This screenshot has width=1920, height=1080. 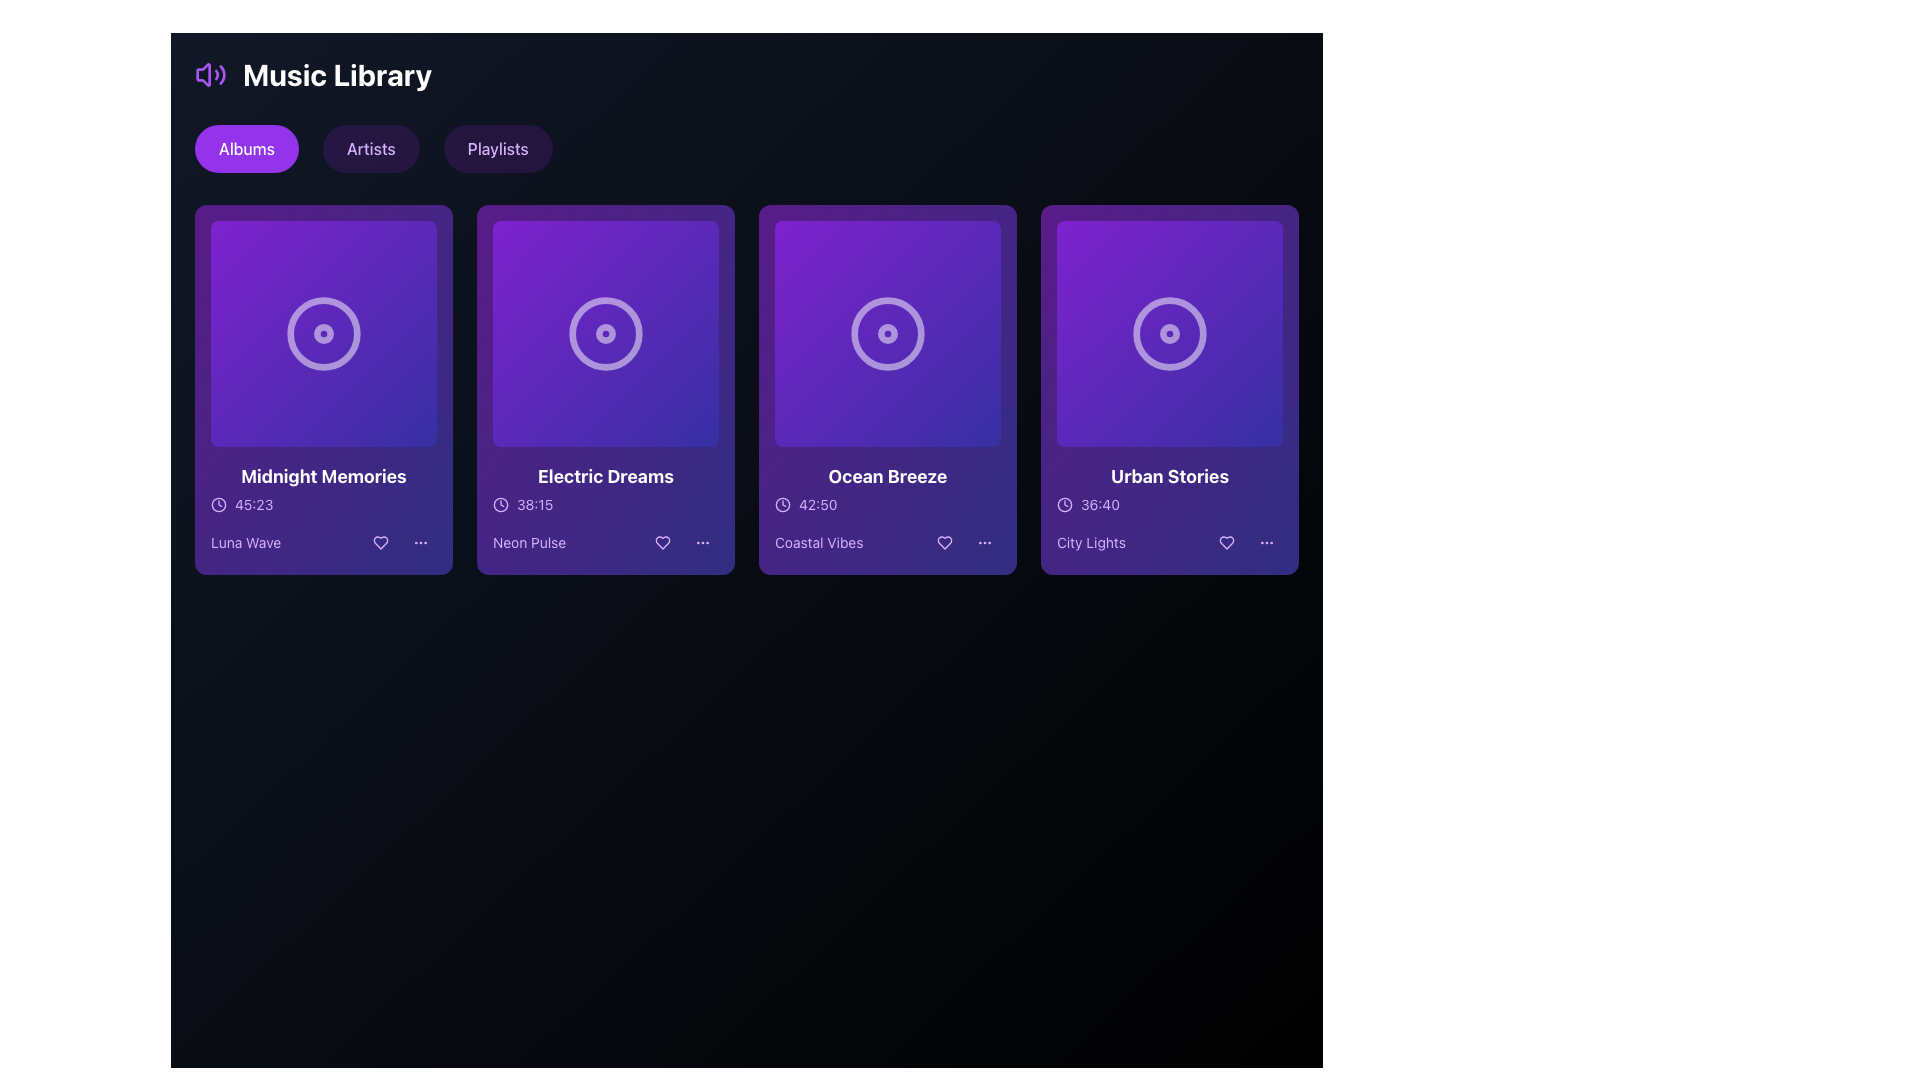 I want to click on the purple three-dot icon located at the bottom-right corner of the 'Urban Stories' music card, so click(x=1266, y=543).